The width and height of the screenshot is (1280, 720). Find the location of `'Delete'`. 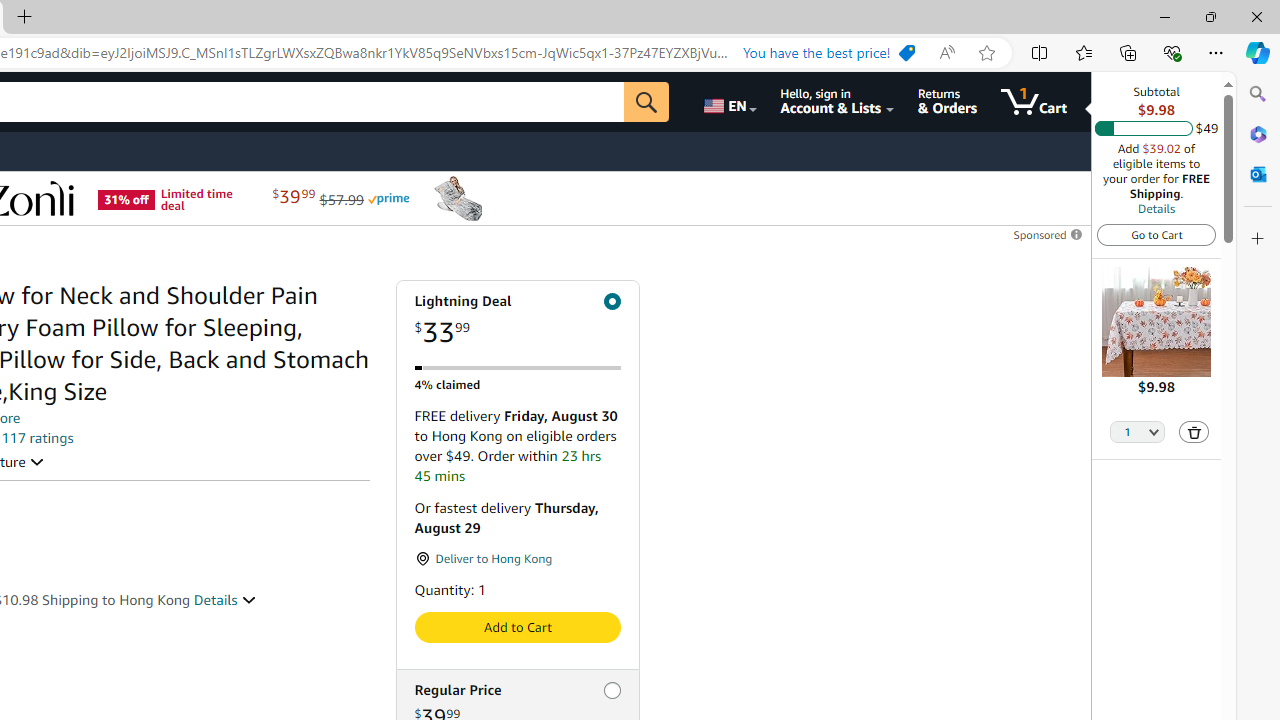

'Delete' is located at coordinates (1194, 430).